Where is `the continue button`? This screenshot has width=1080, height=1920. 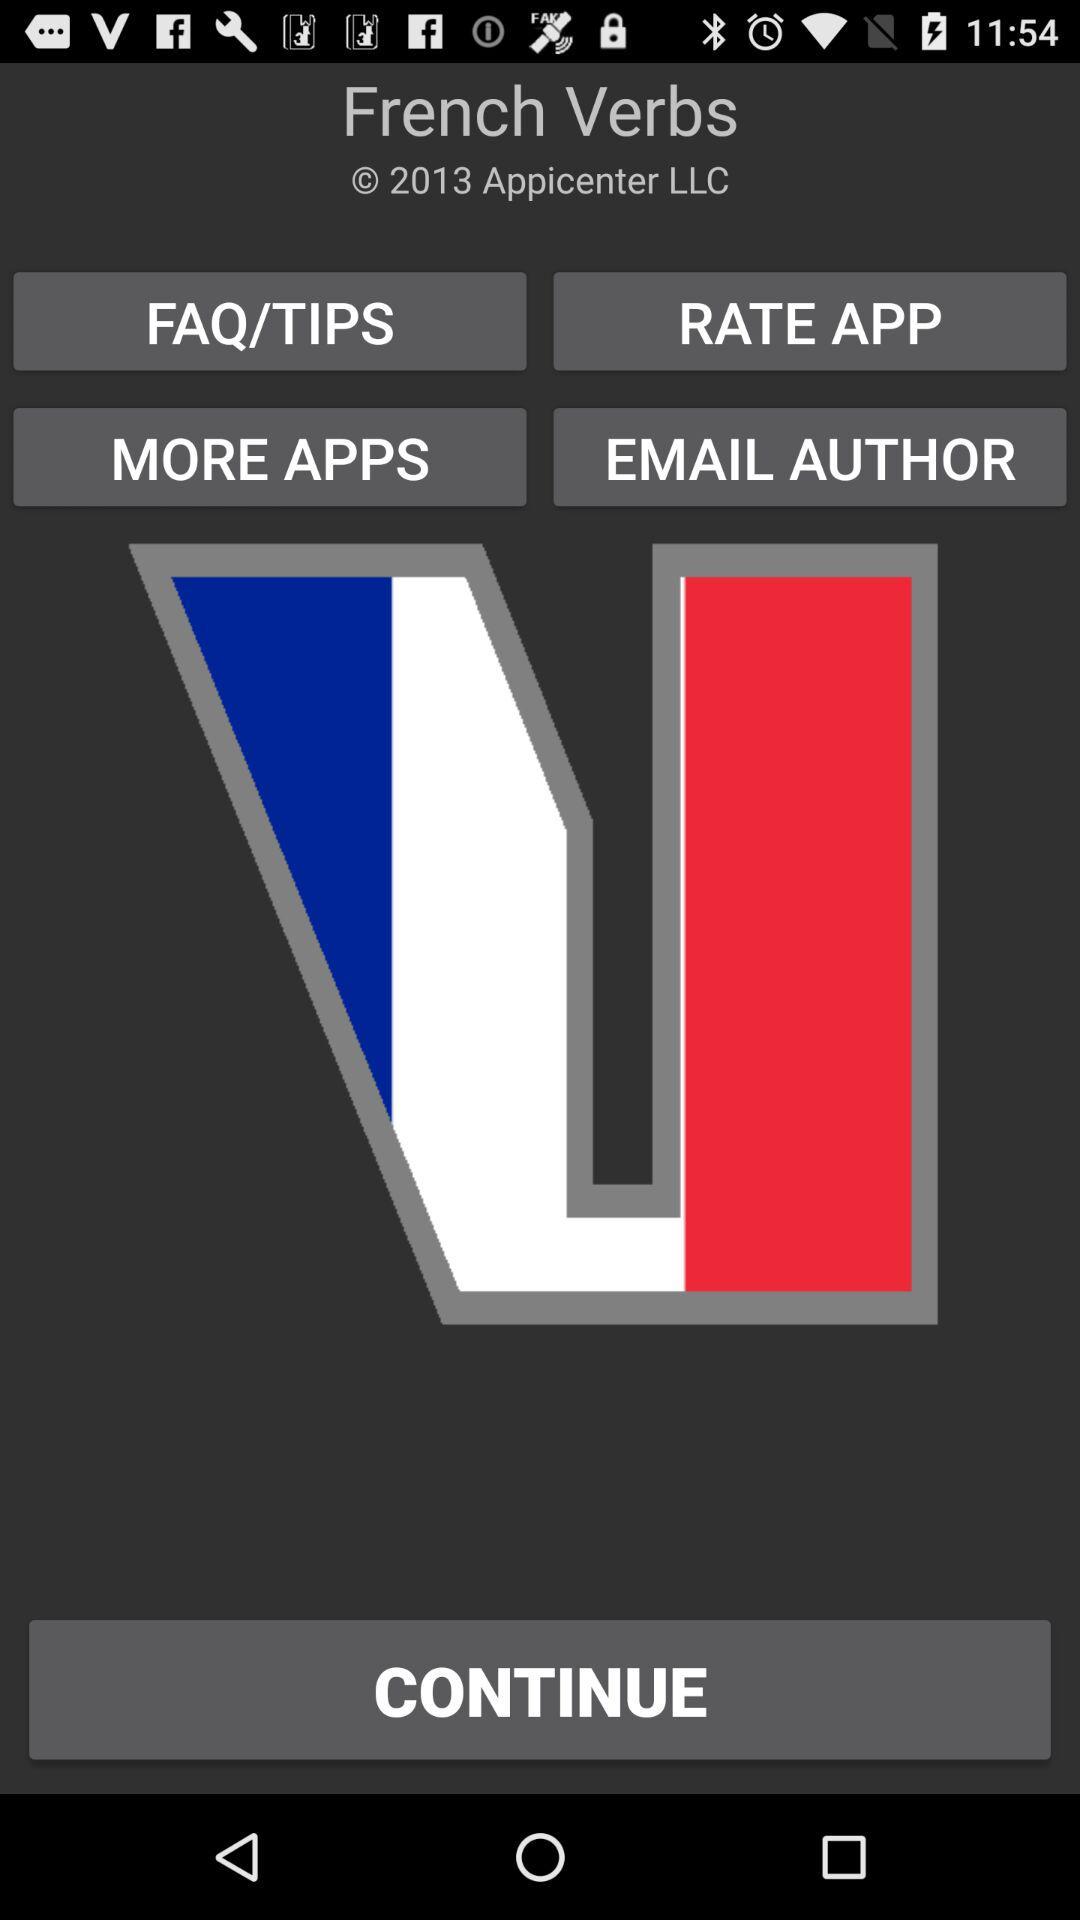
the continue button is located at coordinates (540, 1688).